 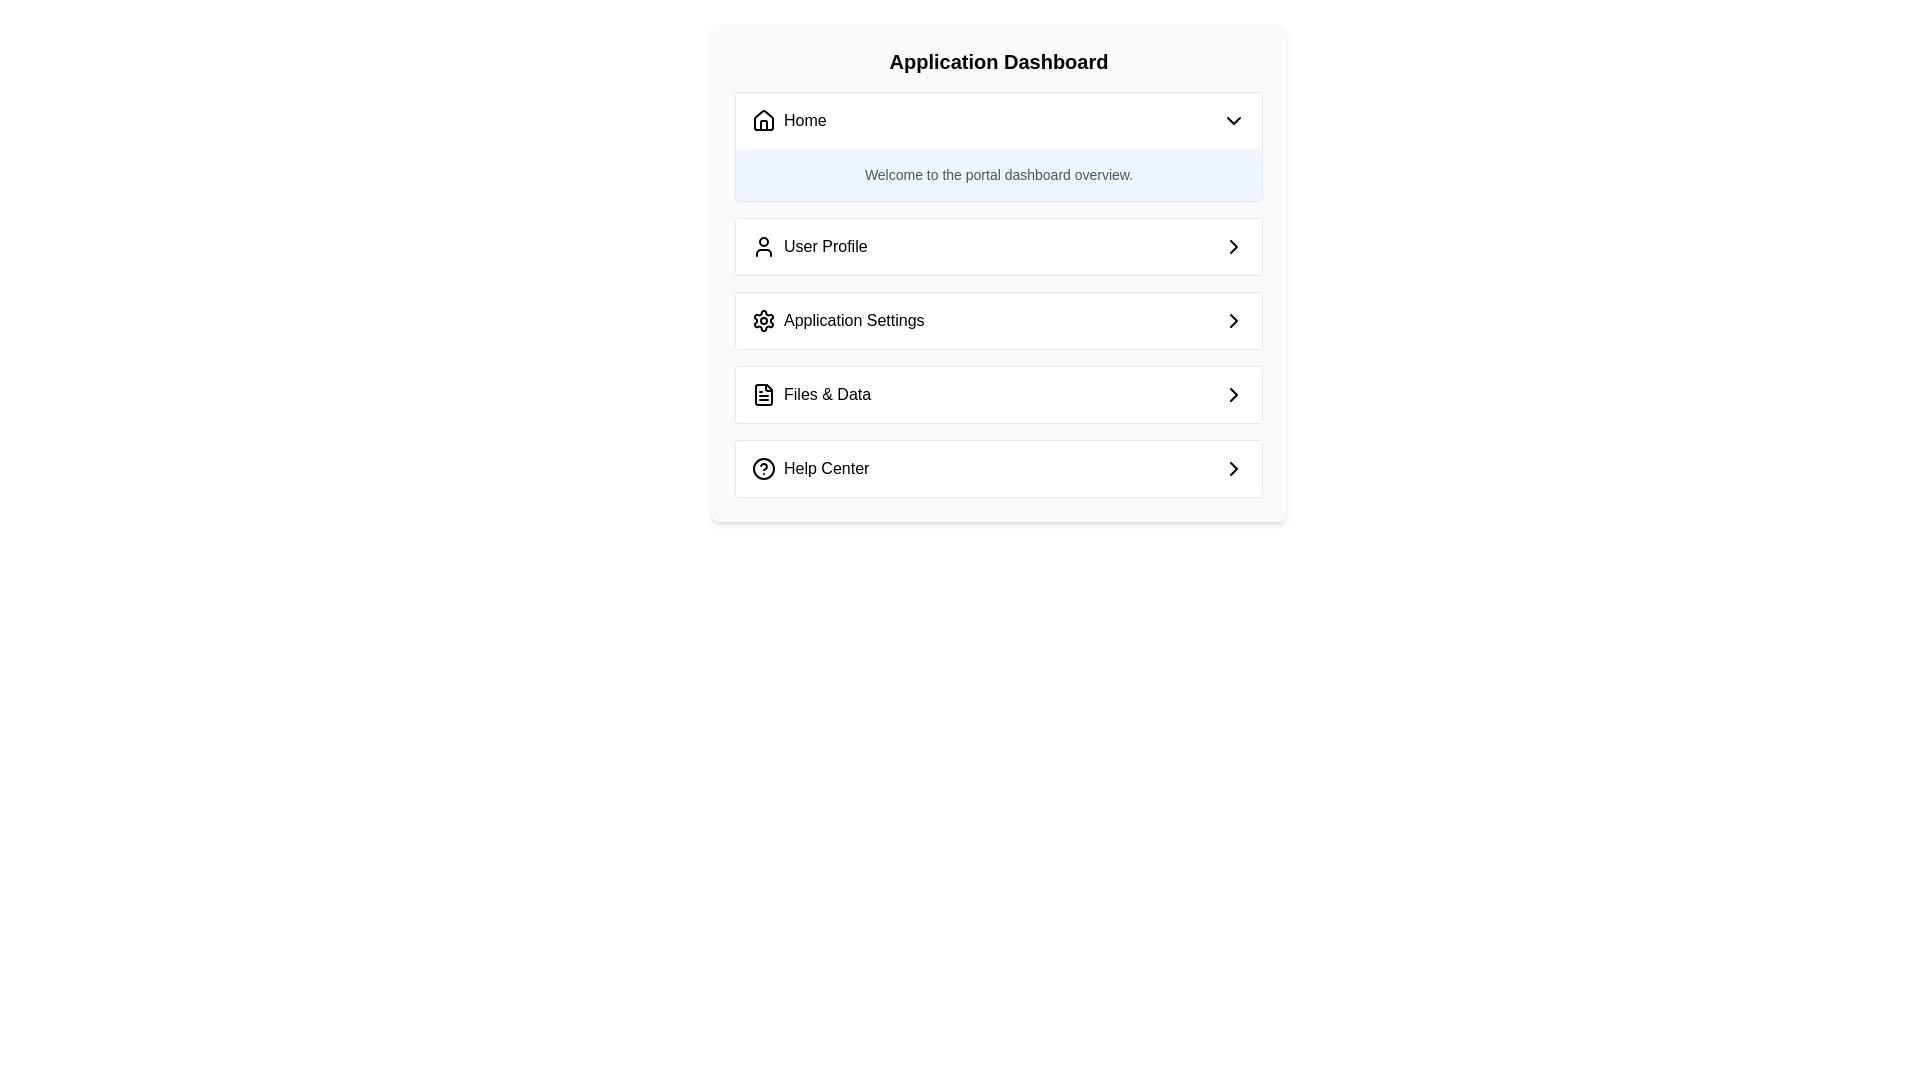 What do you see at coordinates (762, 245) in the screenshot?
I see `the SVG icon depicting a human figure, which is styled with a thin line and is located to the left of the 'User Profile' text in the second row of a vertically stacked menu` at bounding box center [762, 245].